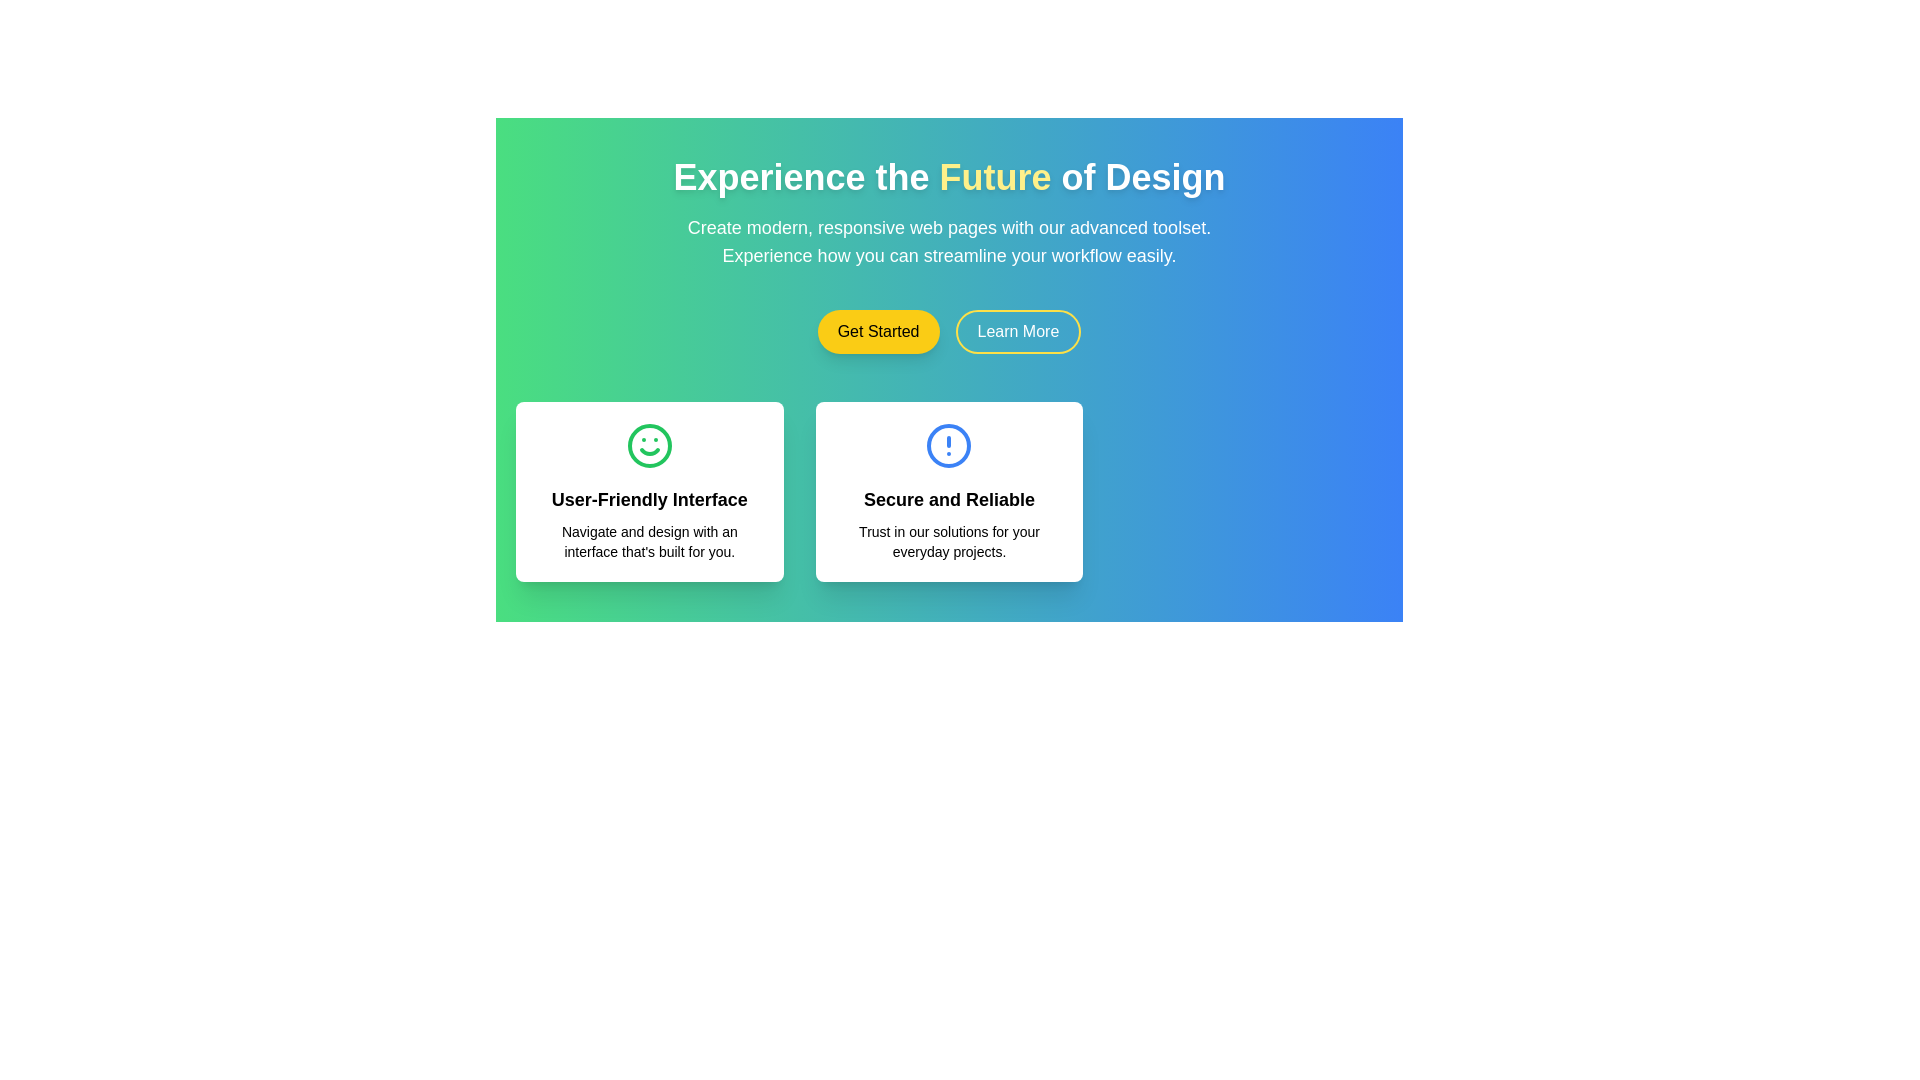 Image resolution: width=1920 pixels, height=1080 pixels. What do you see at coordinates (649, 445) in the screenshot?
I see `the decorative icon located at the top of the 'User-Friendly Interface' box in the bottom-left section of the central interface` at bounding box center [649, 445].